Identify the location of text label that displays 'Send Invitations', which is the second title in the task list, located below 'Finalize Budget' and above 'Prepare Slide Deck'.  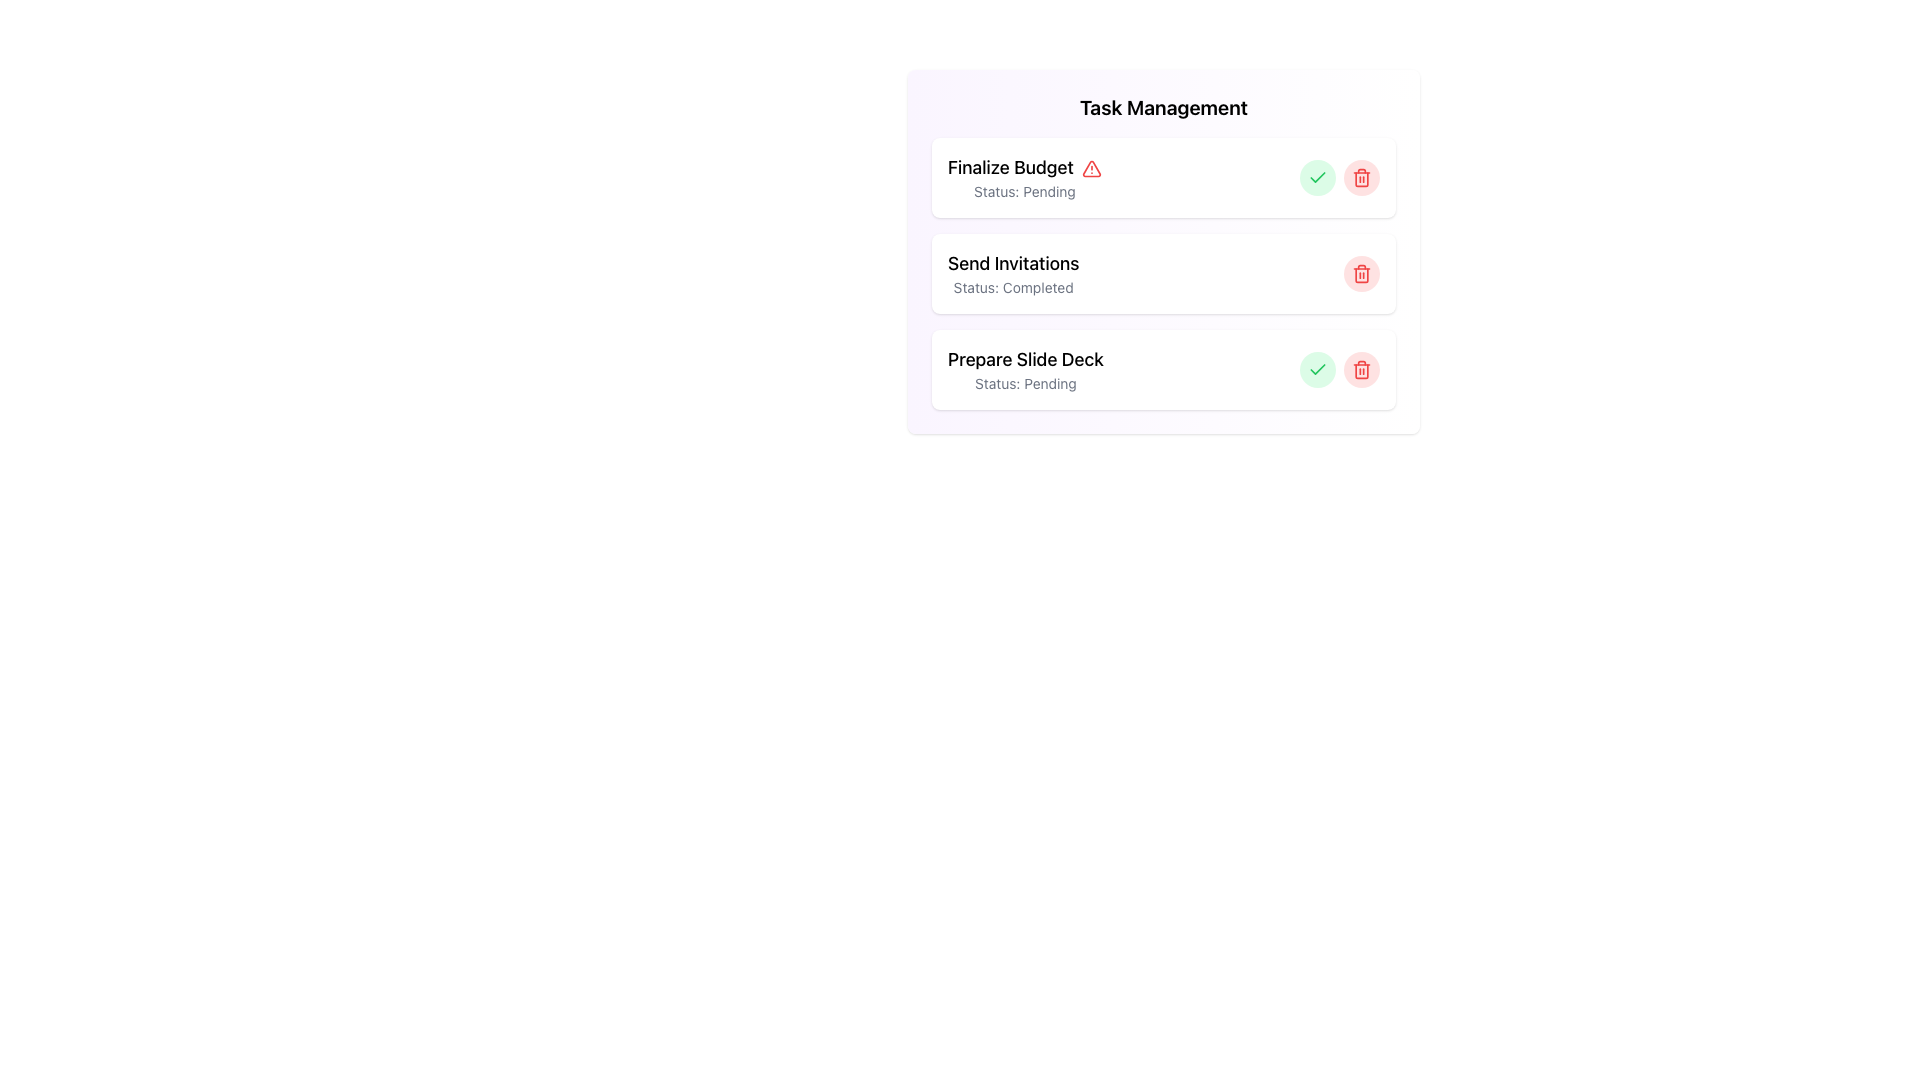
(1013, 262).